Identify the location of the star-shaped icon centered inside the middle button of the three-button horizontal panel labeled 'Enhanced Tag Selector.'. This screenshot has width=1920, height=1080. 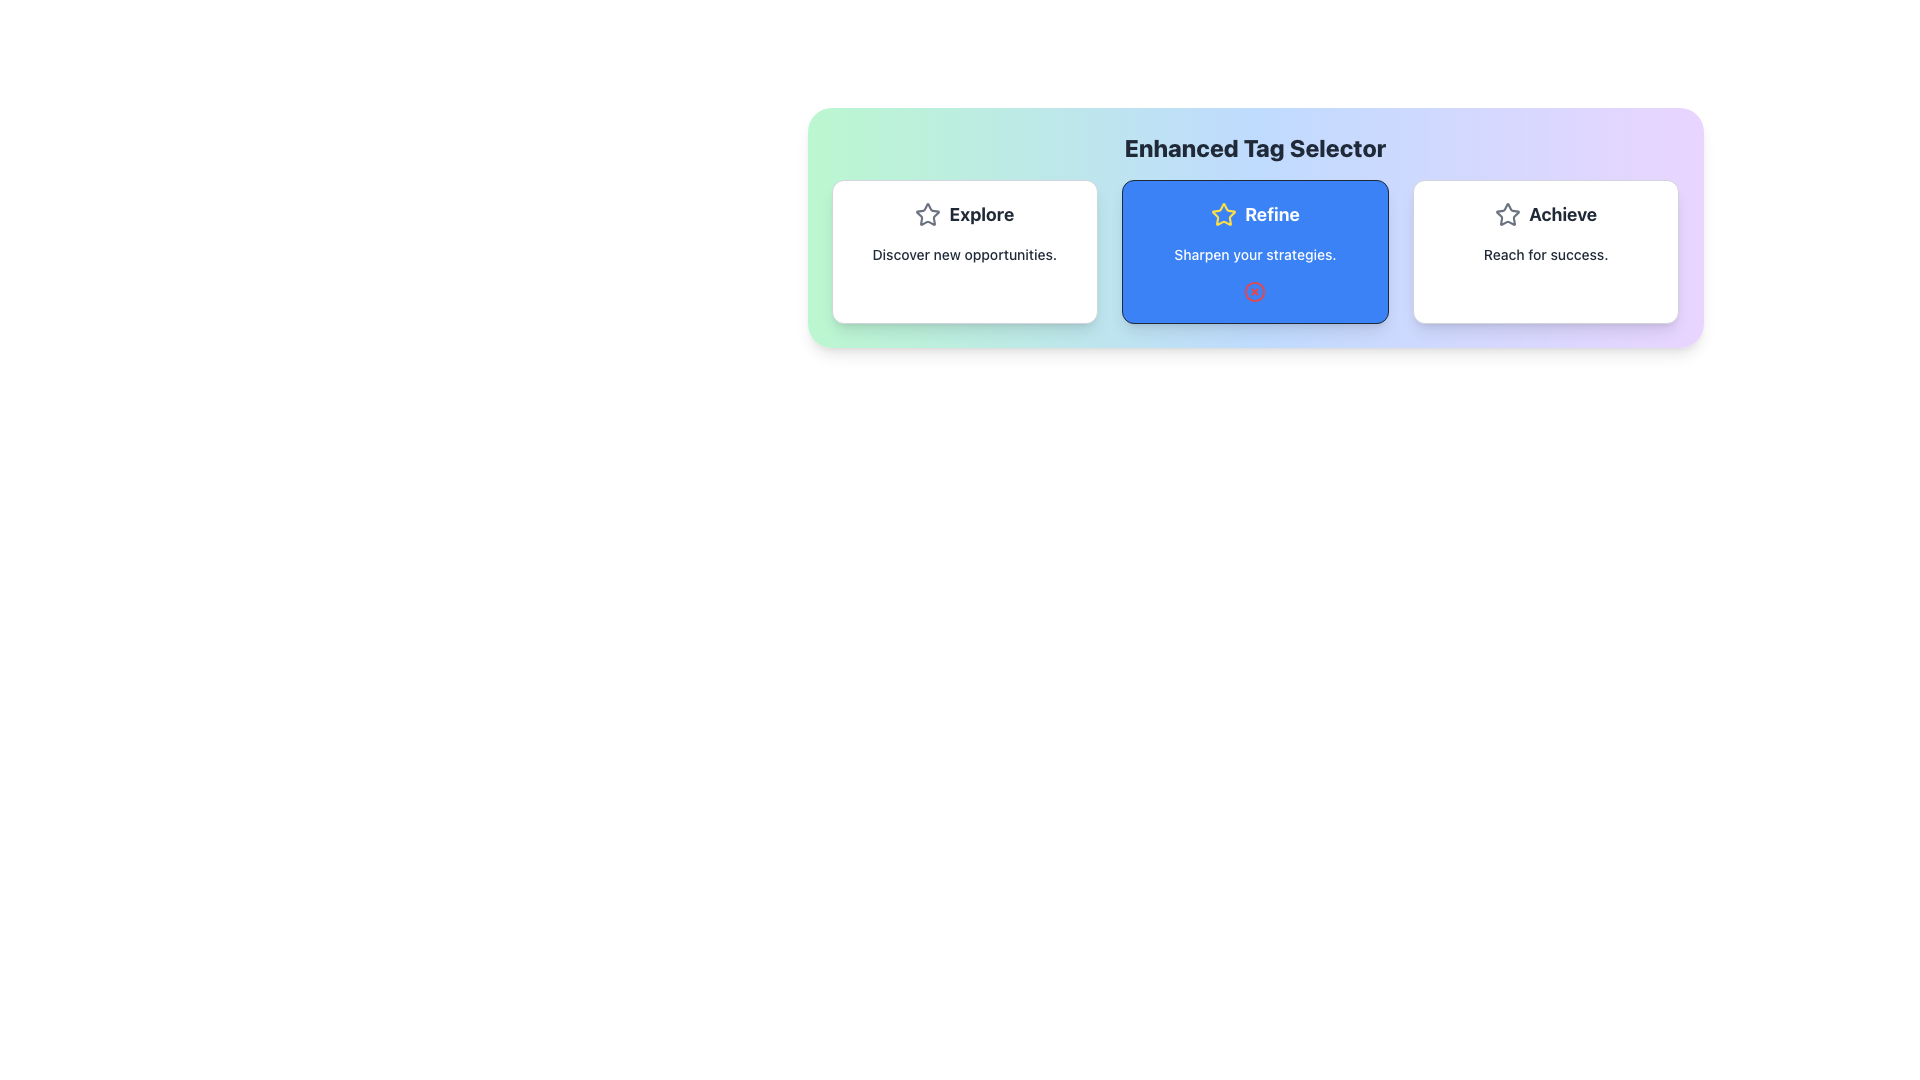
(1223, 214).